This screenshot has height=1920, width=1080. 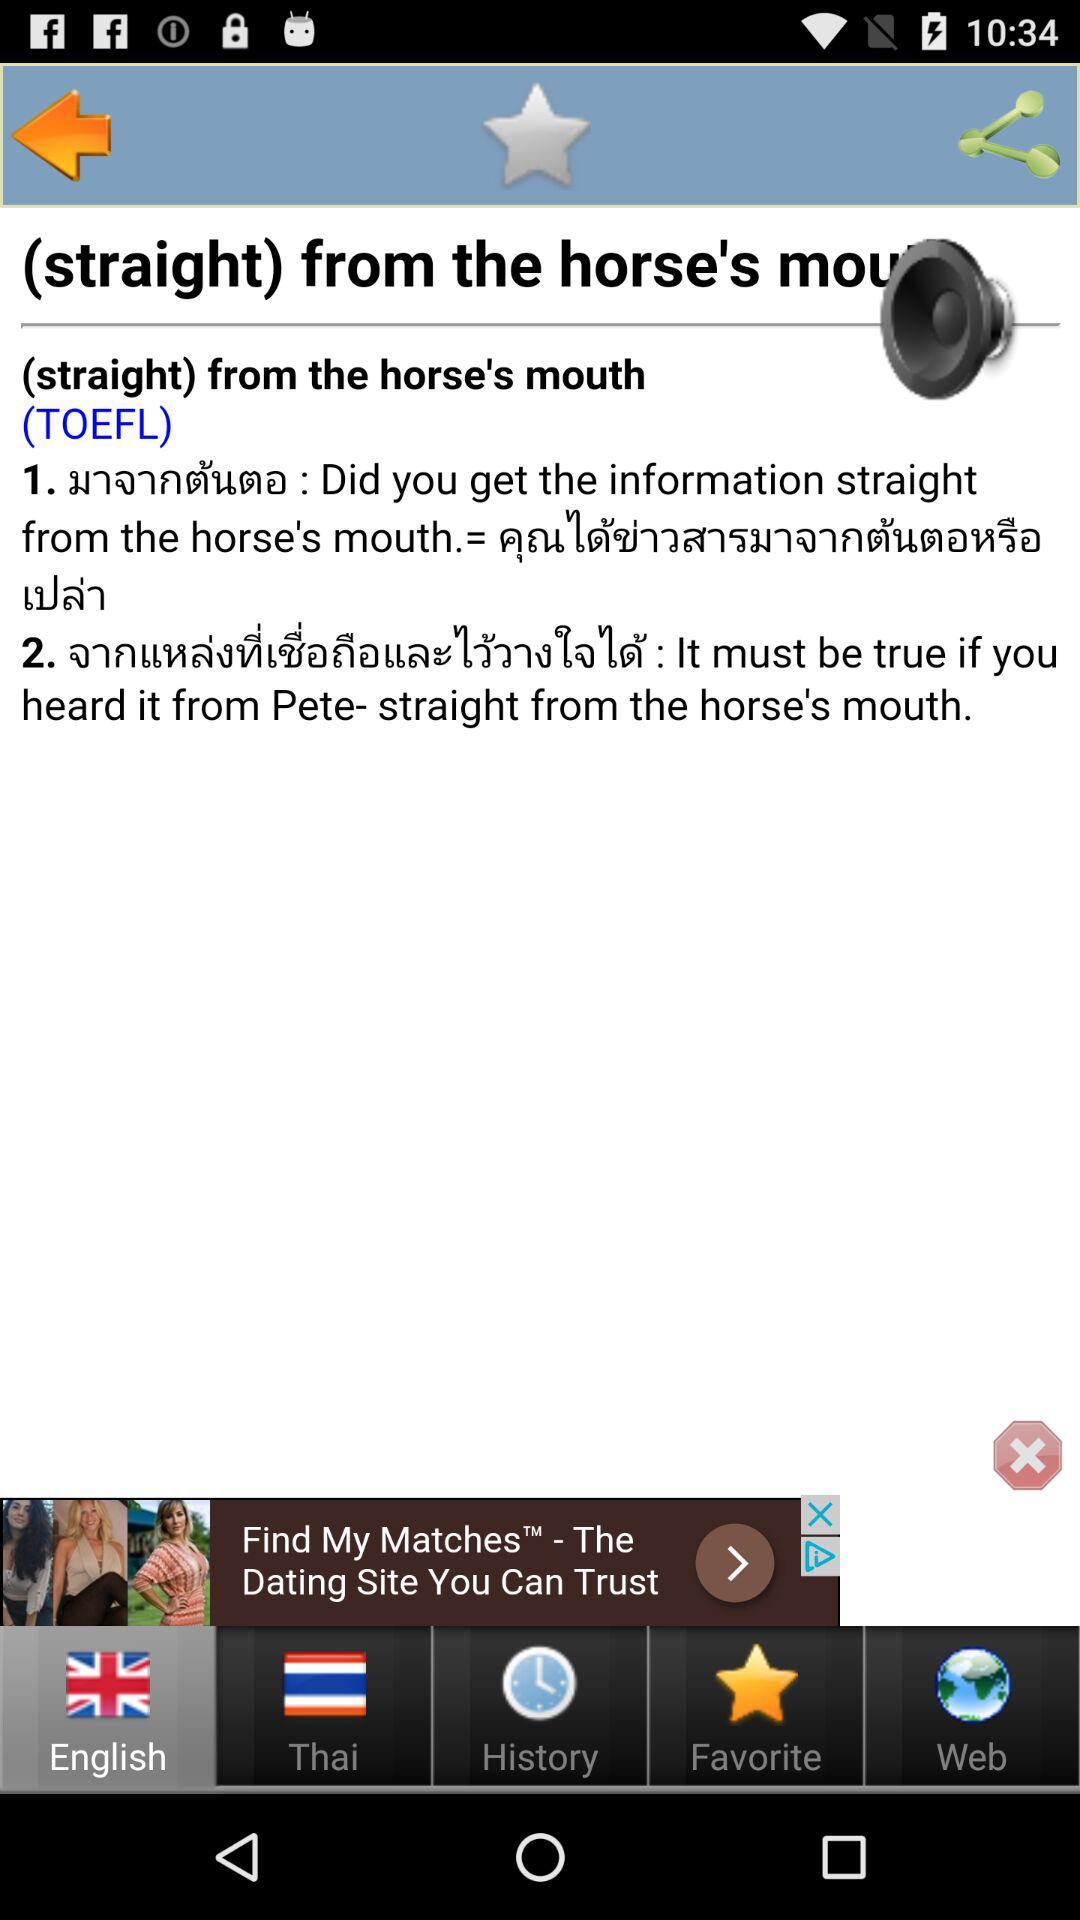 What do you see at coordinates (1009, 134) in the screenshot?
I see `share with outside programs or people` at bounding box center [1009, 134].